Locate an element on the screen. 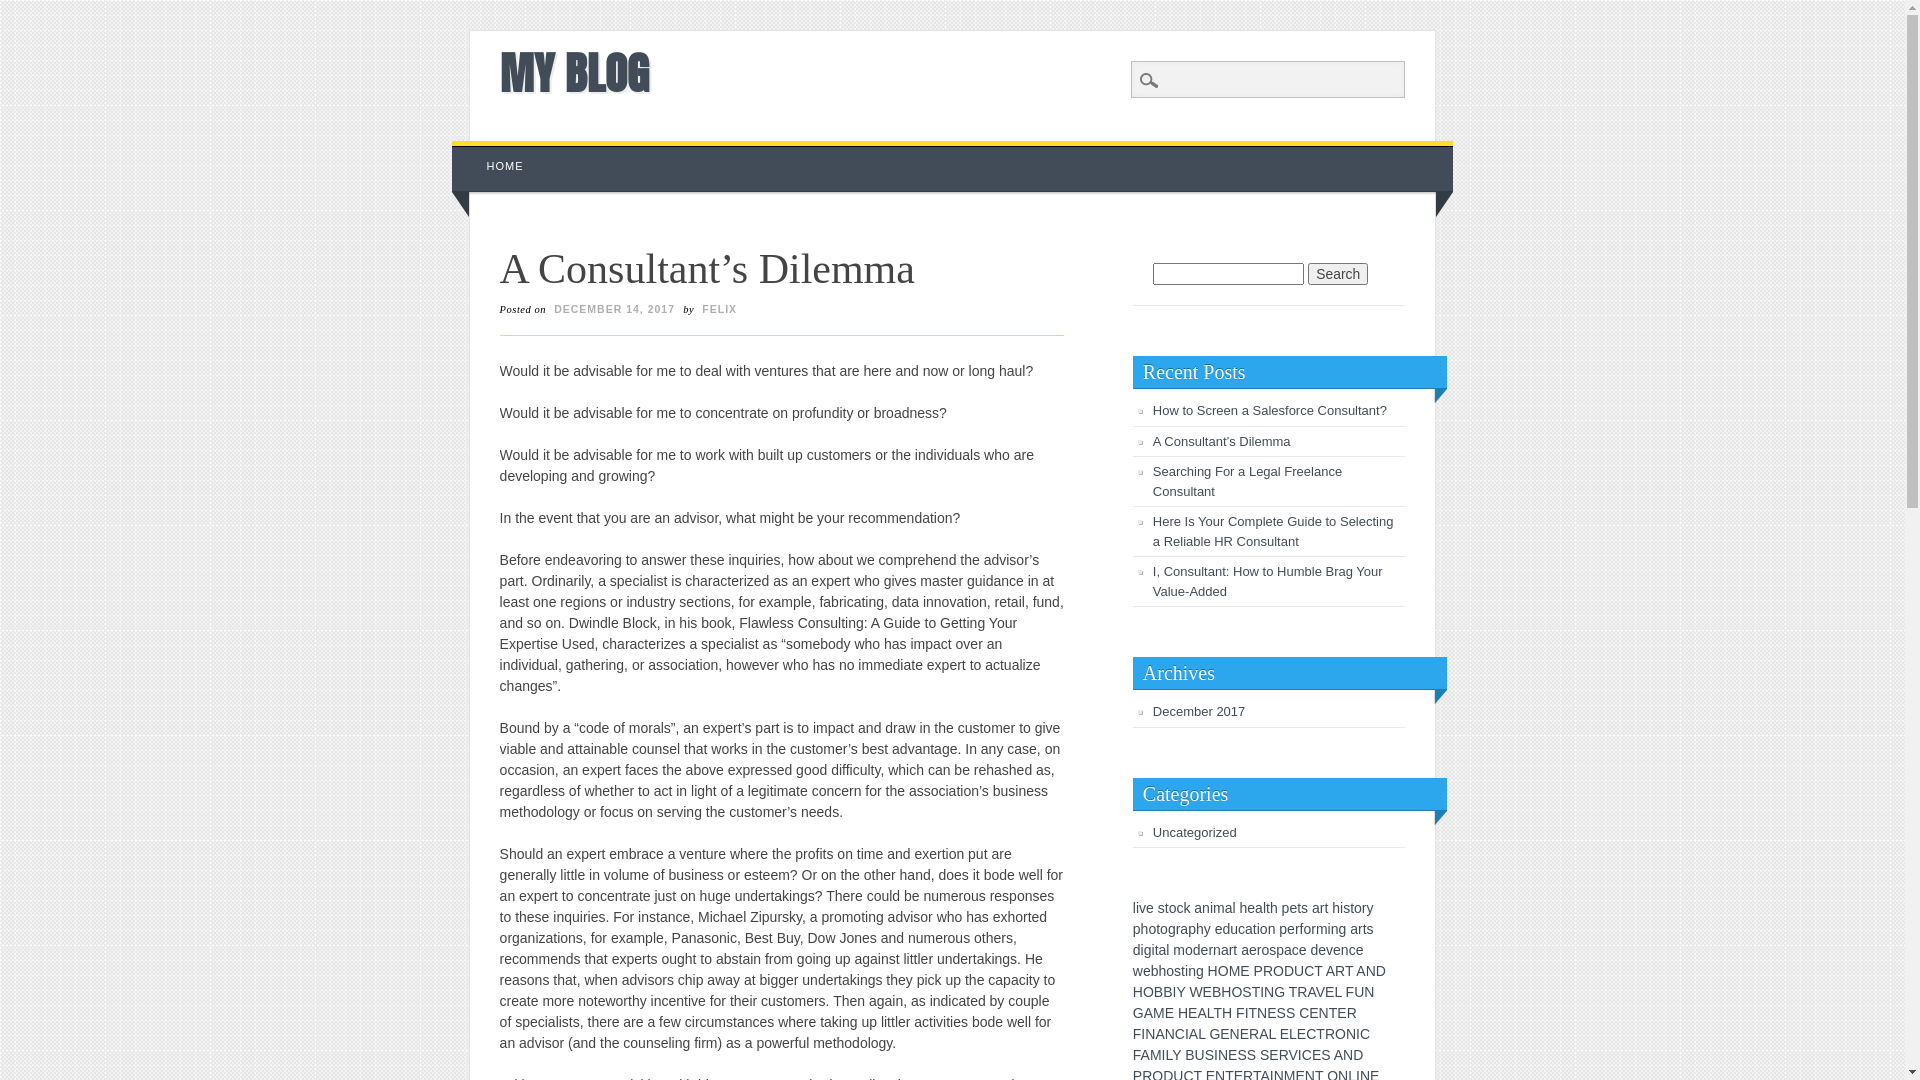 This screenshot has width=1920, height=1080. 's' is located at coordinates (1346, 907).